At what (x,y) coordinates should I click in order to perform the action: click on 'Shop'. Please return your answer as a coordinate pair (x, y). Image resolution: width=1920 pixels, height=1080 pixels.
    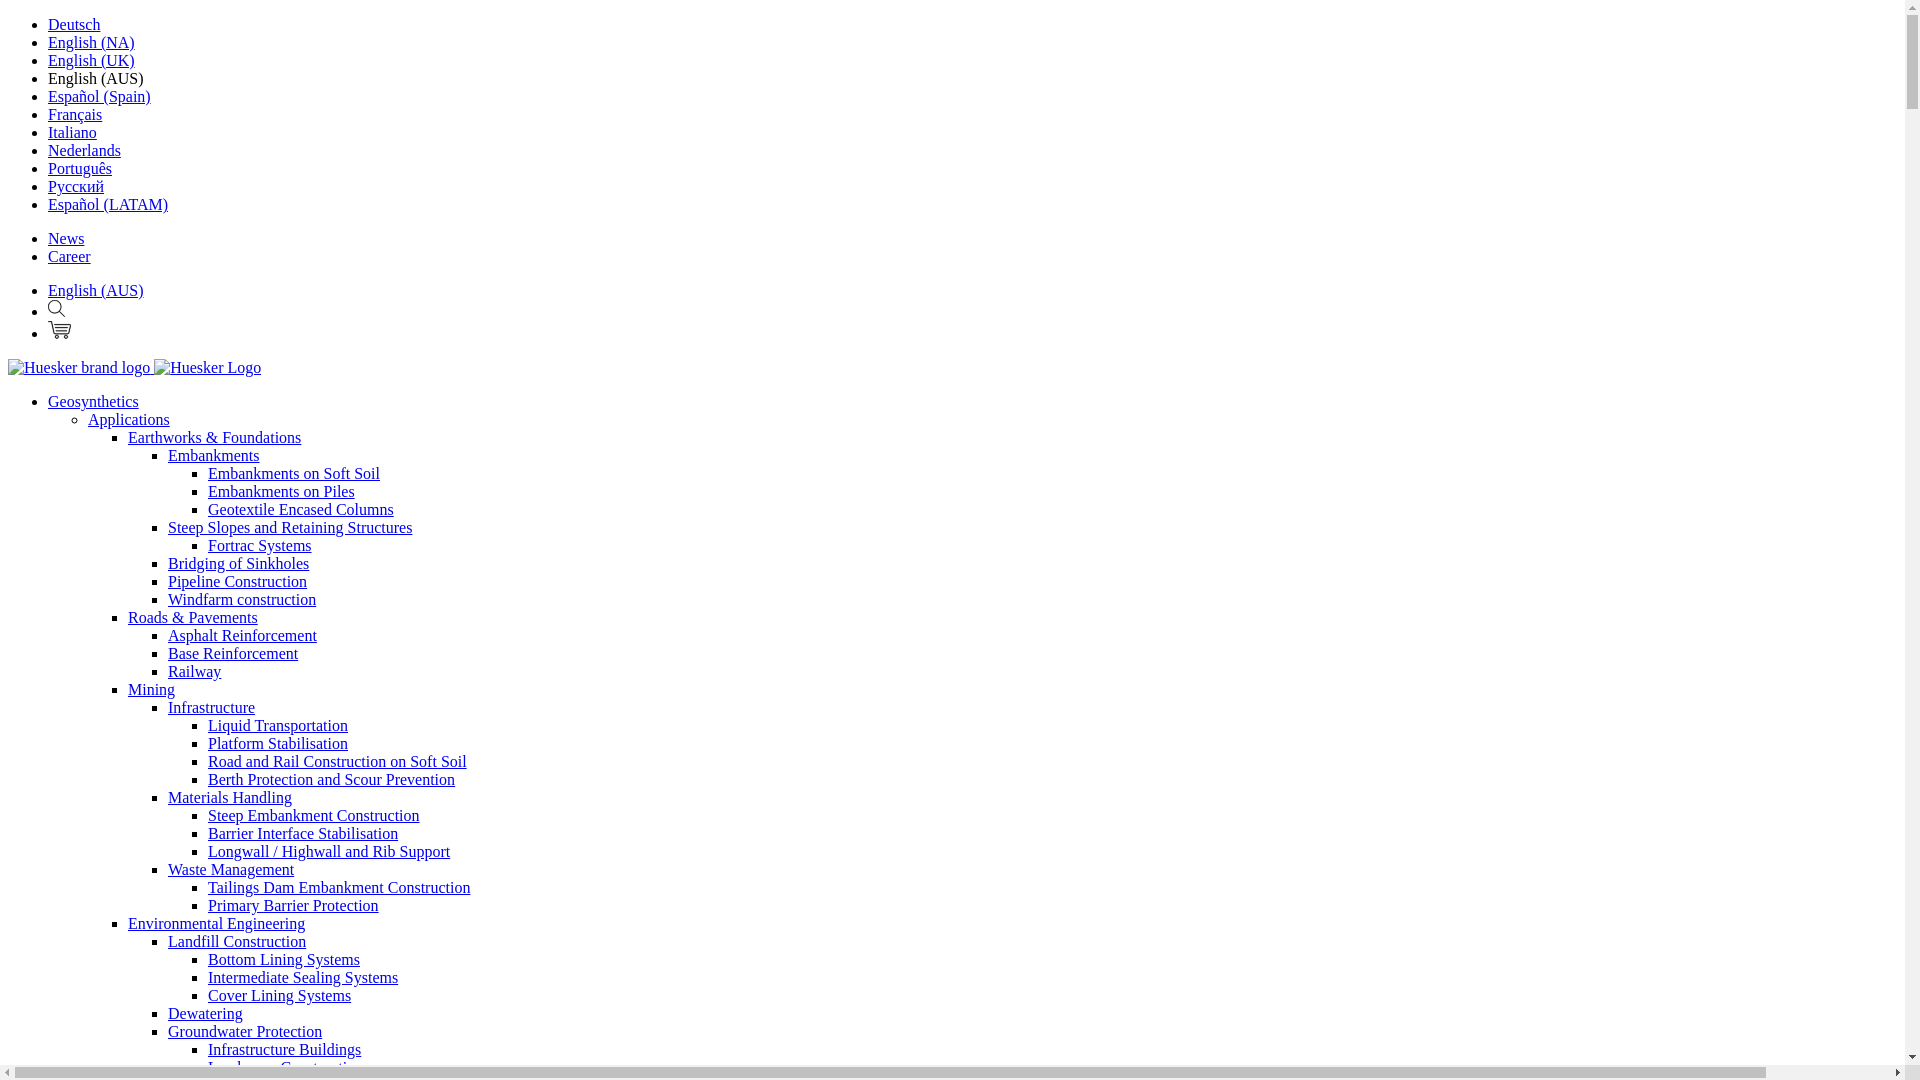
    Looking at the image, I should click on (59, 332).